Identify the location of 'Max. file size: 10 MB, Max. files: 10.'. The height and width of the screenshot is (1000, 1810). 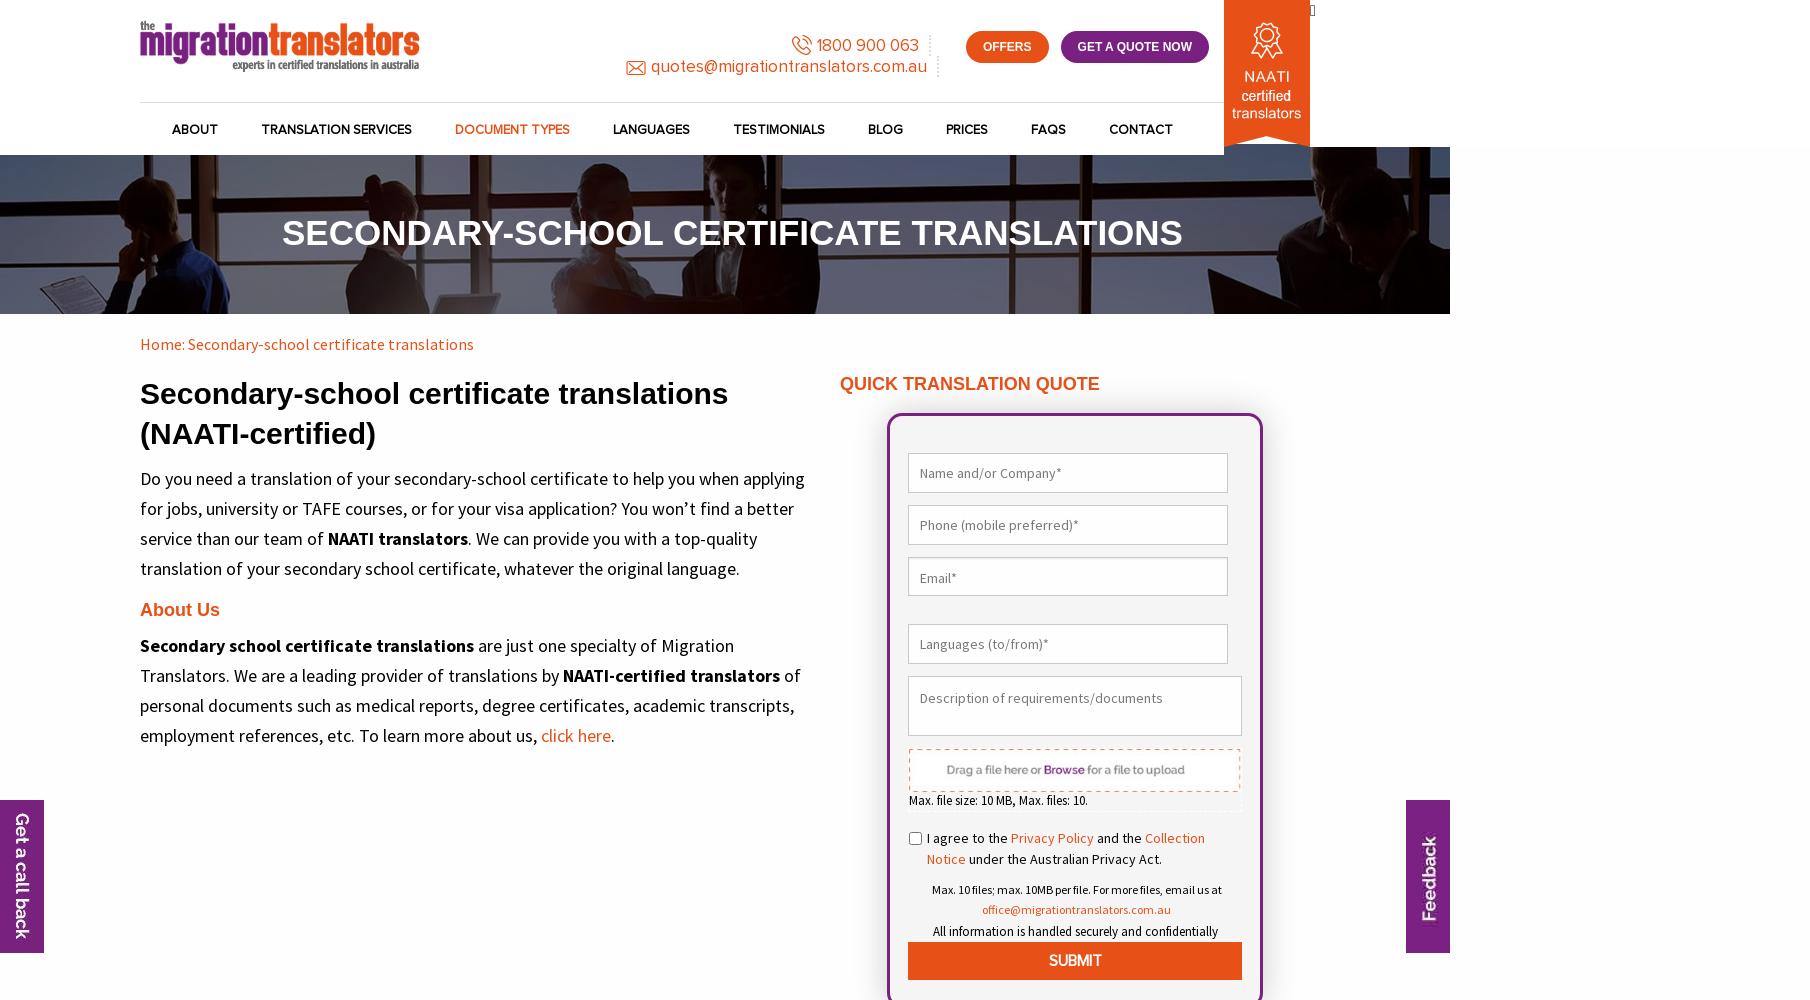
(997, 800).